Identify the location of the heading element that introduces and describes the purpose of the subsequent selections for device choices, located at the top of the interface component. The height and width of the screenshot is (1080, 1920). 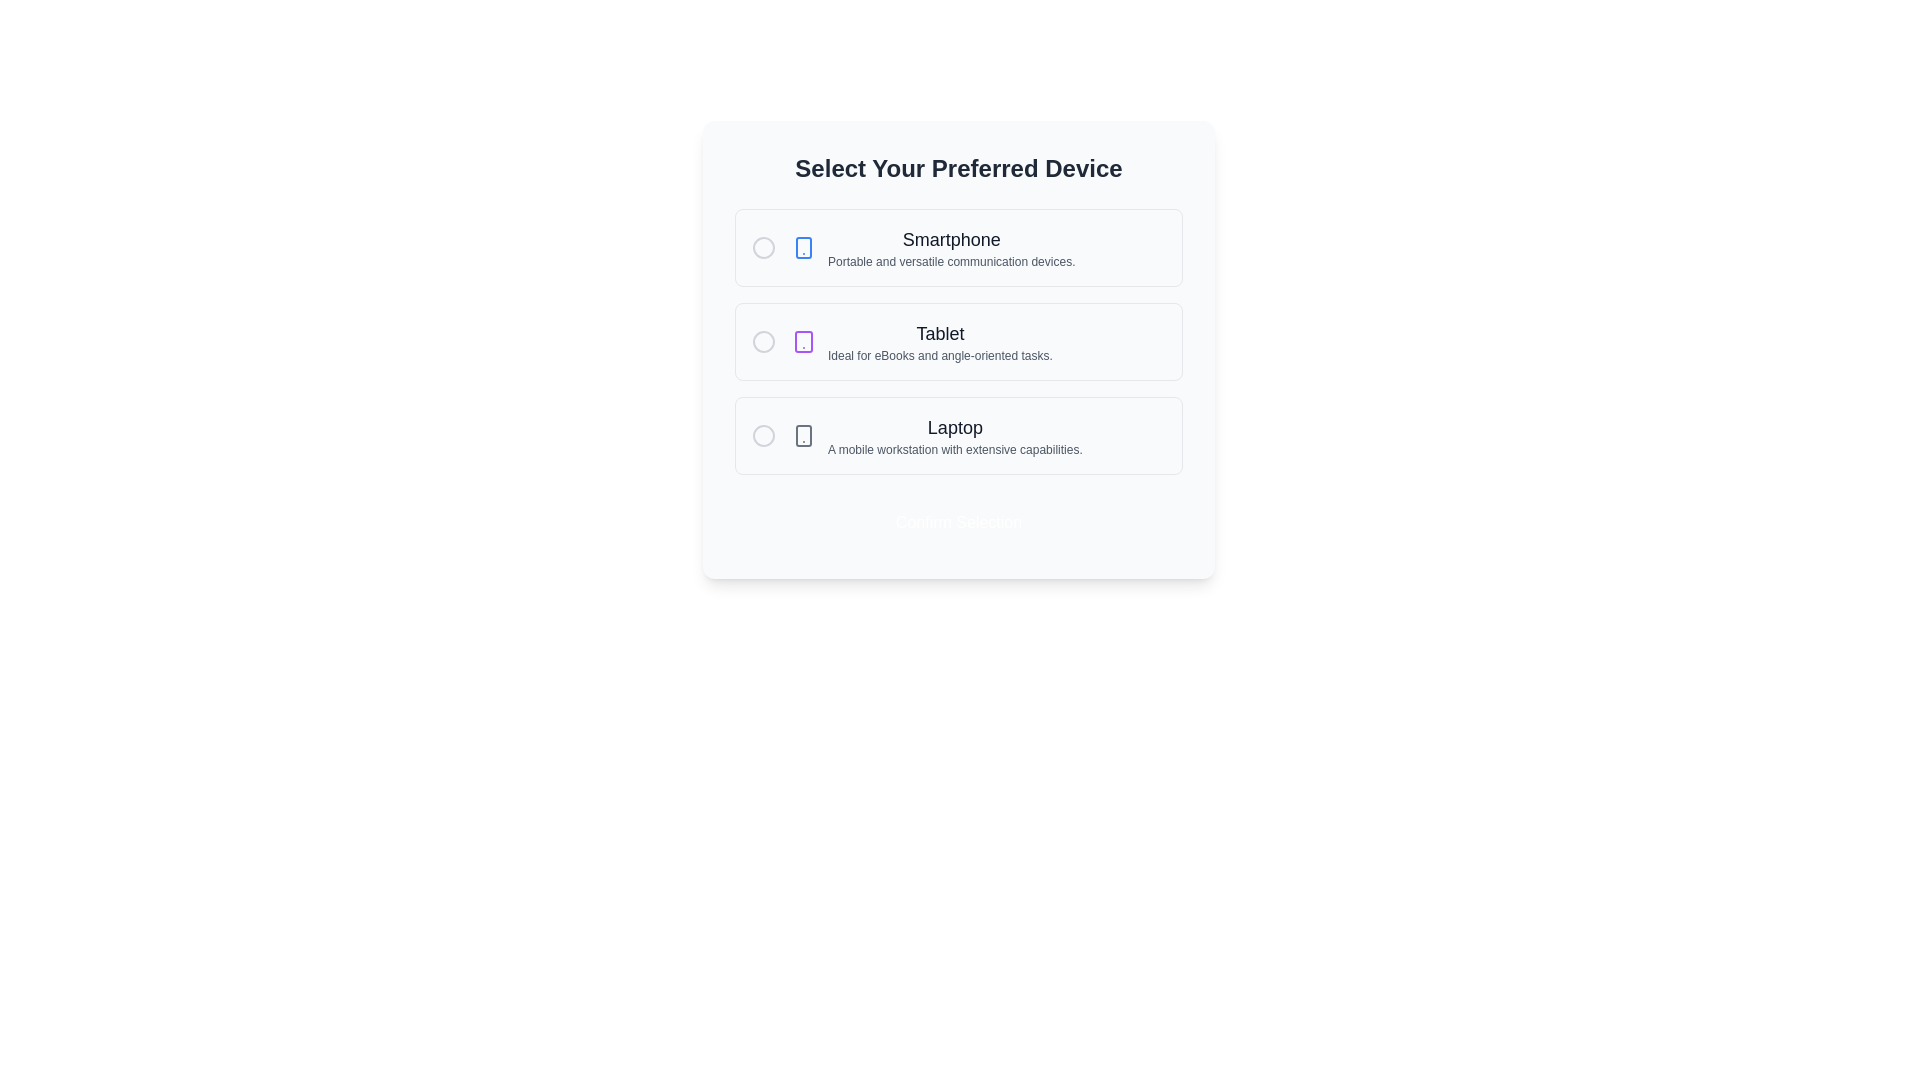
(958, 168).